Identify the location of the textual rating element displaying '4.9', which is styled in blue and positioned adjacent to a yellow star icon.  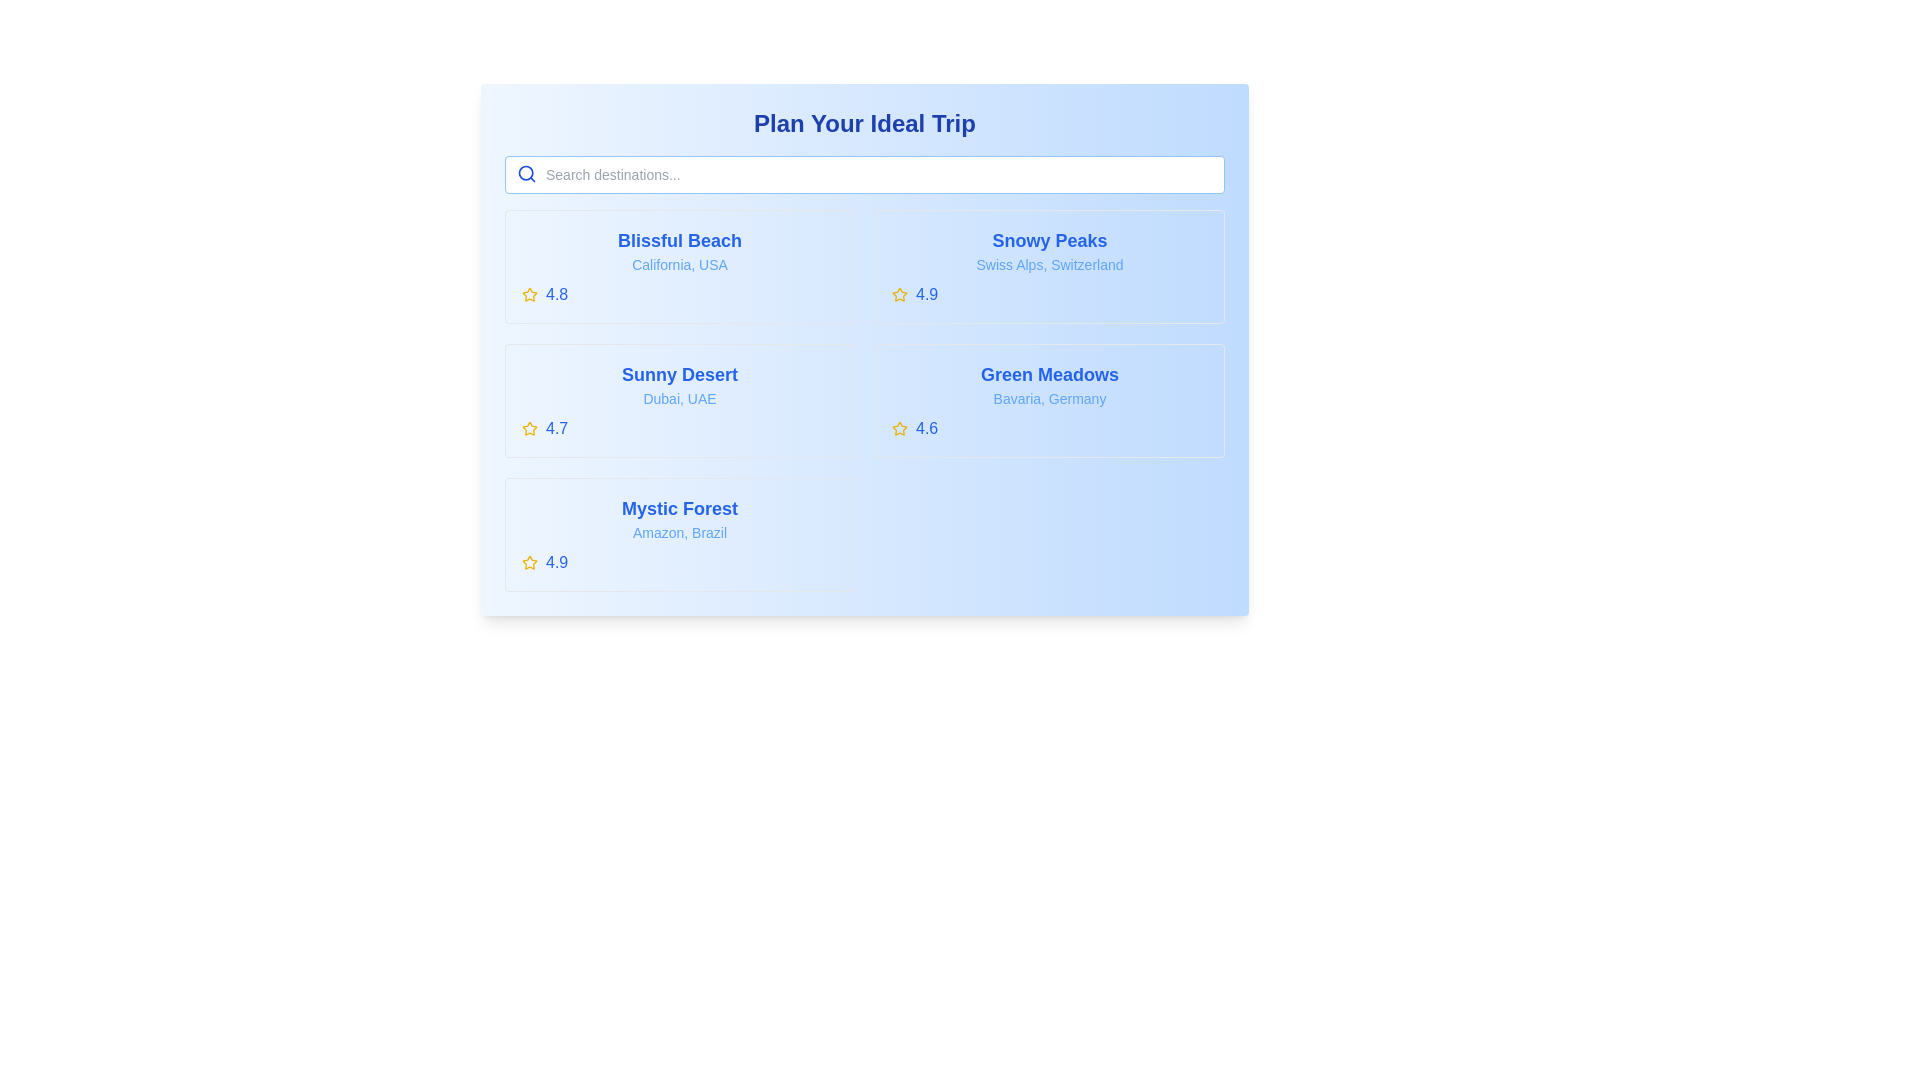
(926, 294).